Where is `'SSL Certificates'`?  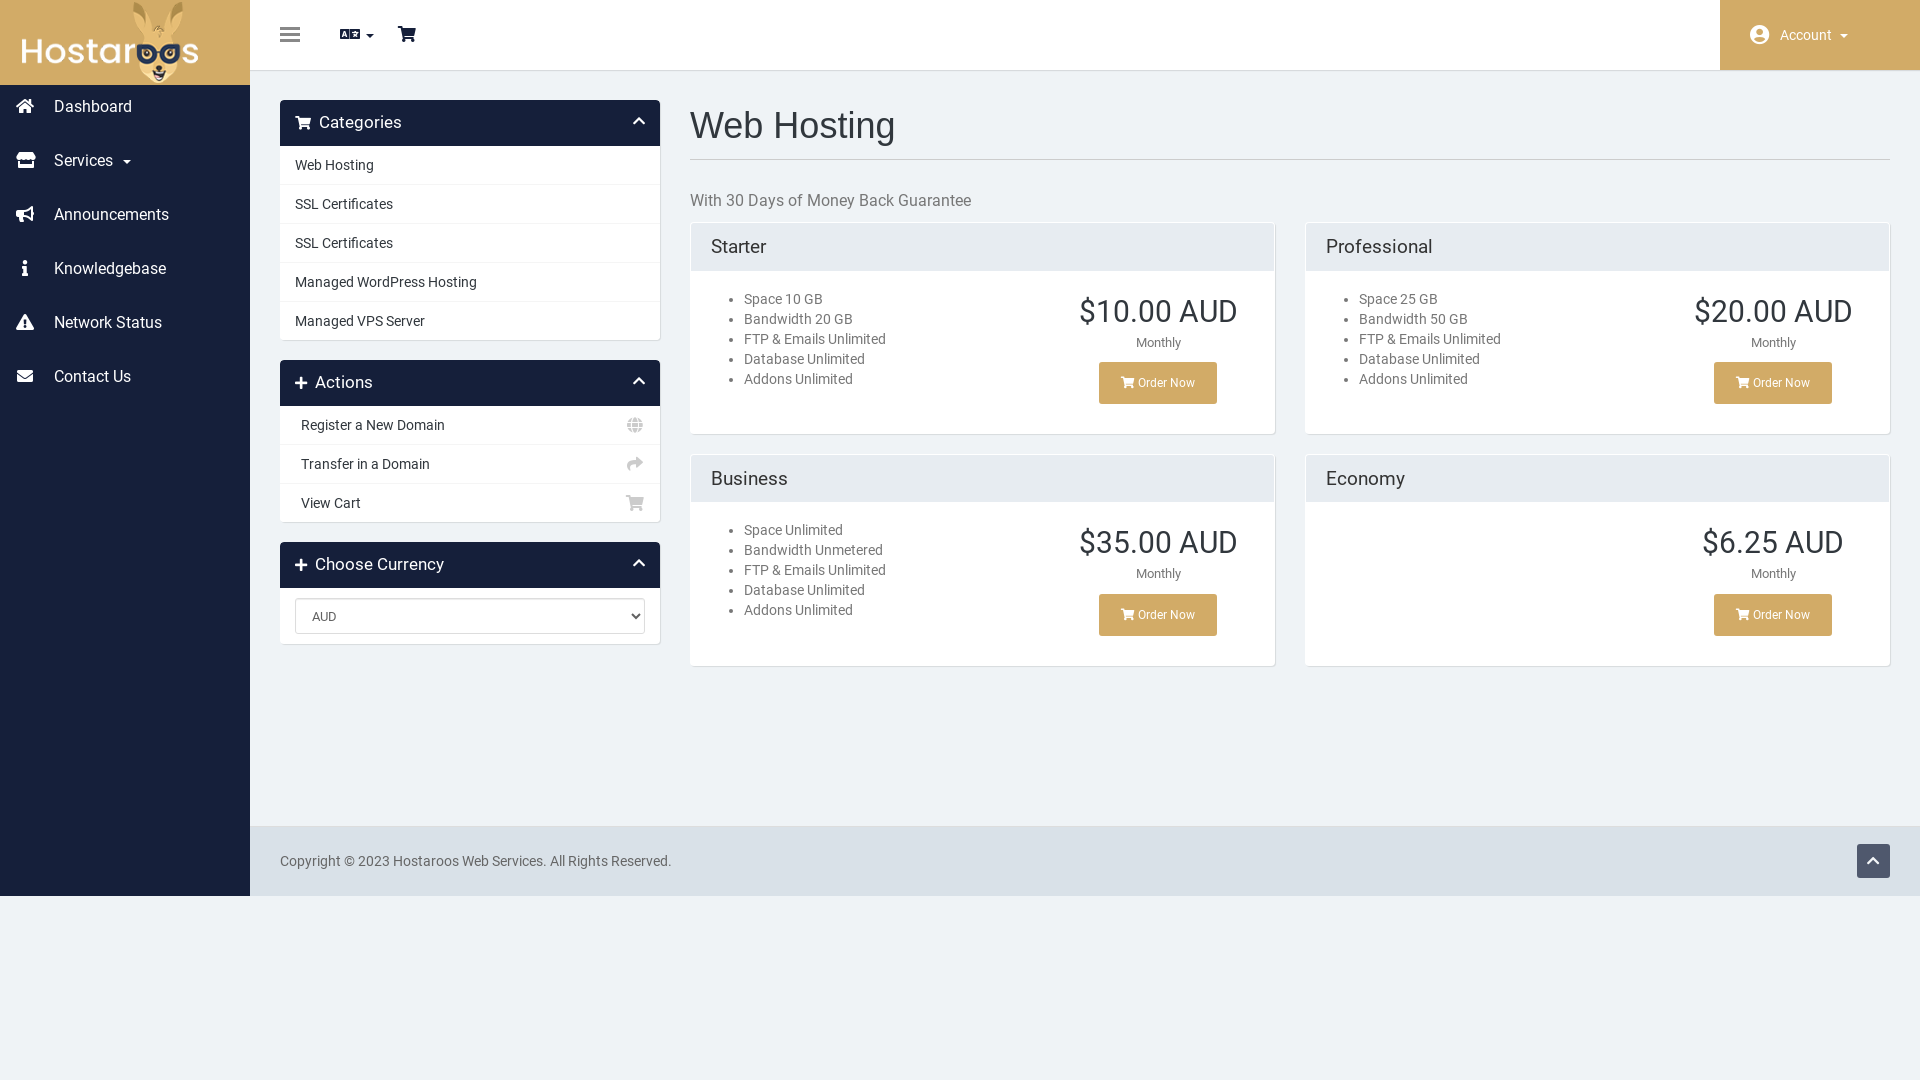
'SSL Certificates' is located at coordinates (469, 204).